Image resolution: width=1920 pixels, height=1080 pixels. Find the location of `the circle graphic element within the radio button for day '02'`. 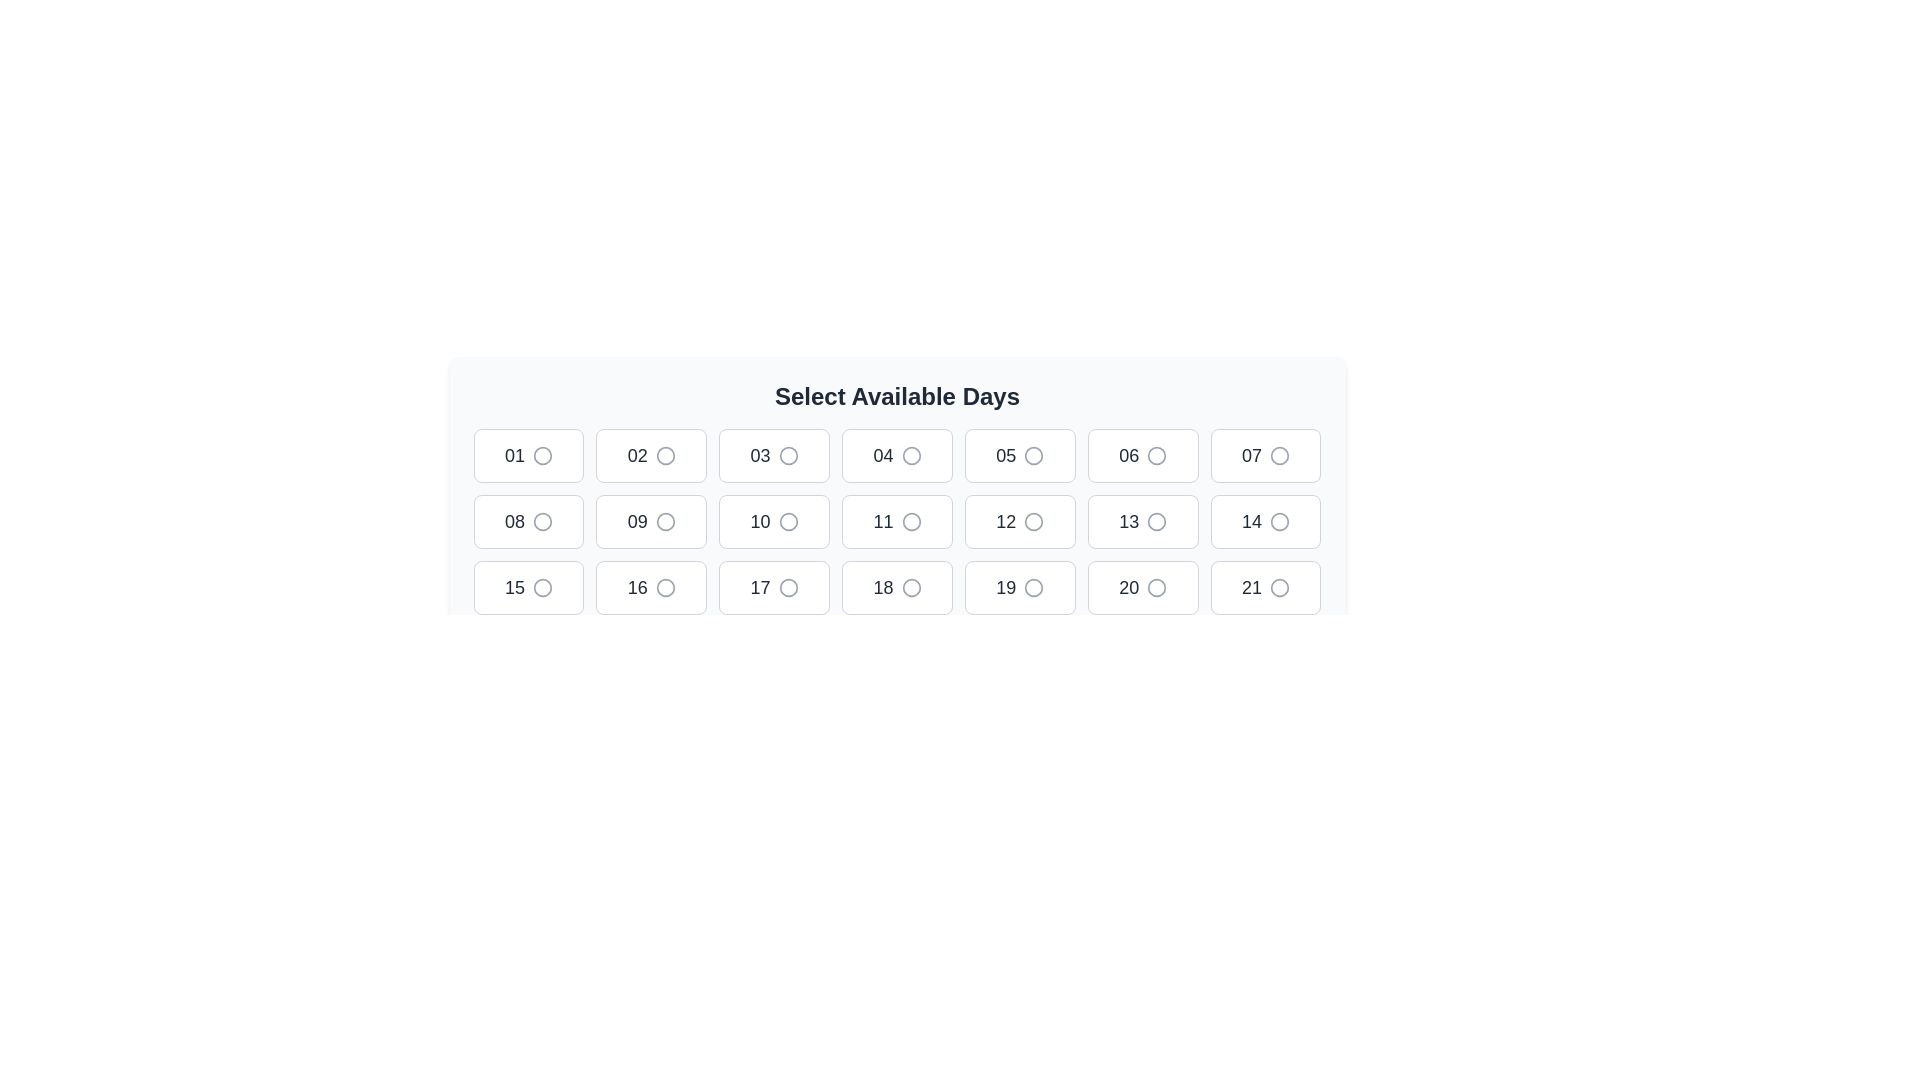

the circle graphic element within the radio button for day '02' is located at coordinates (665, 455).